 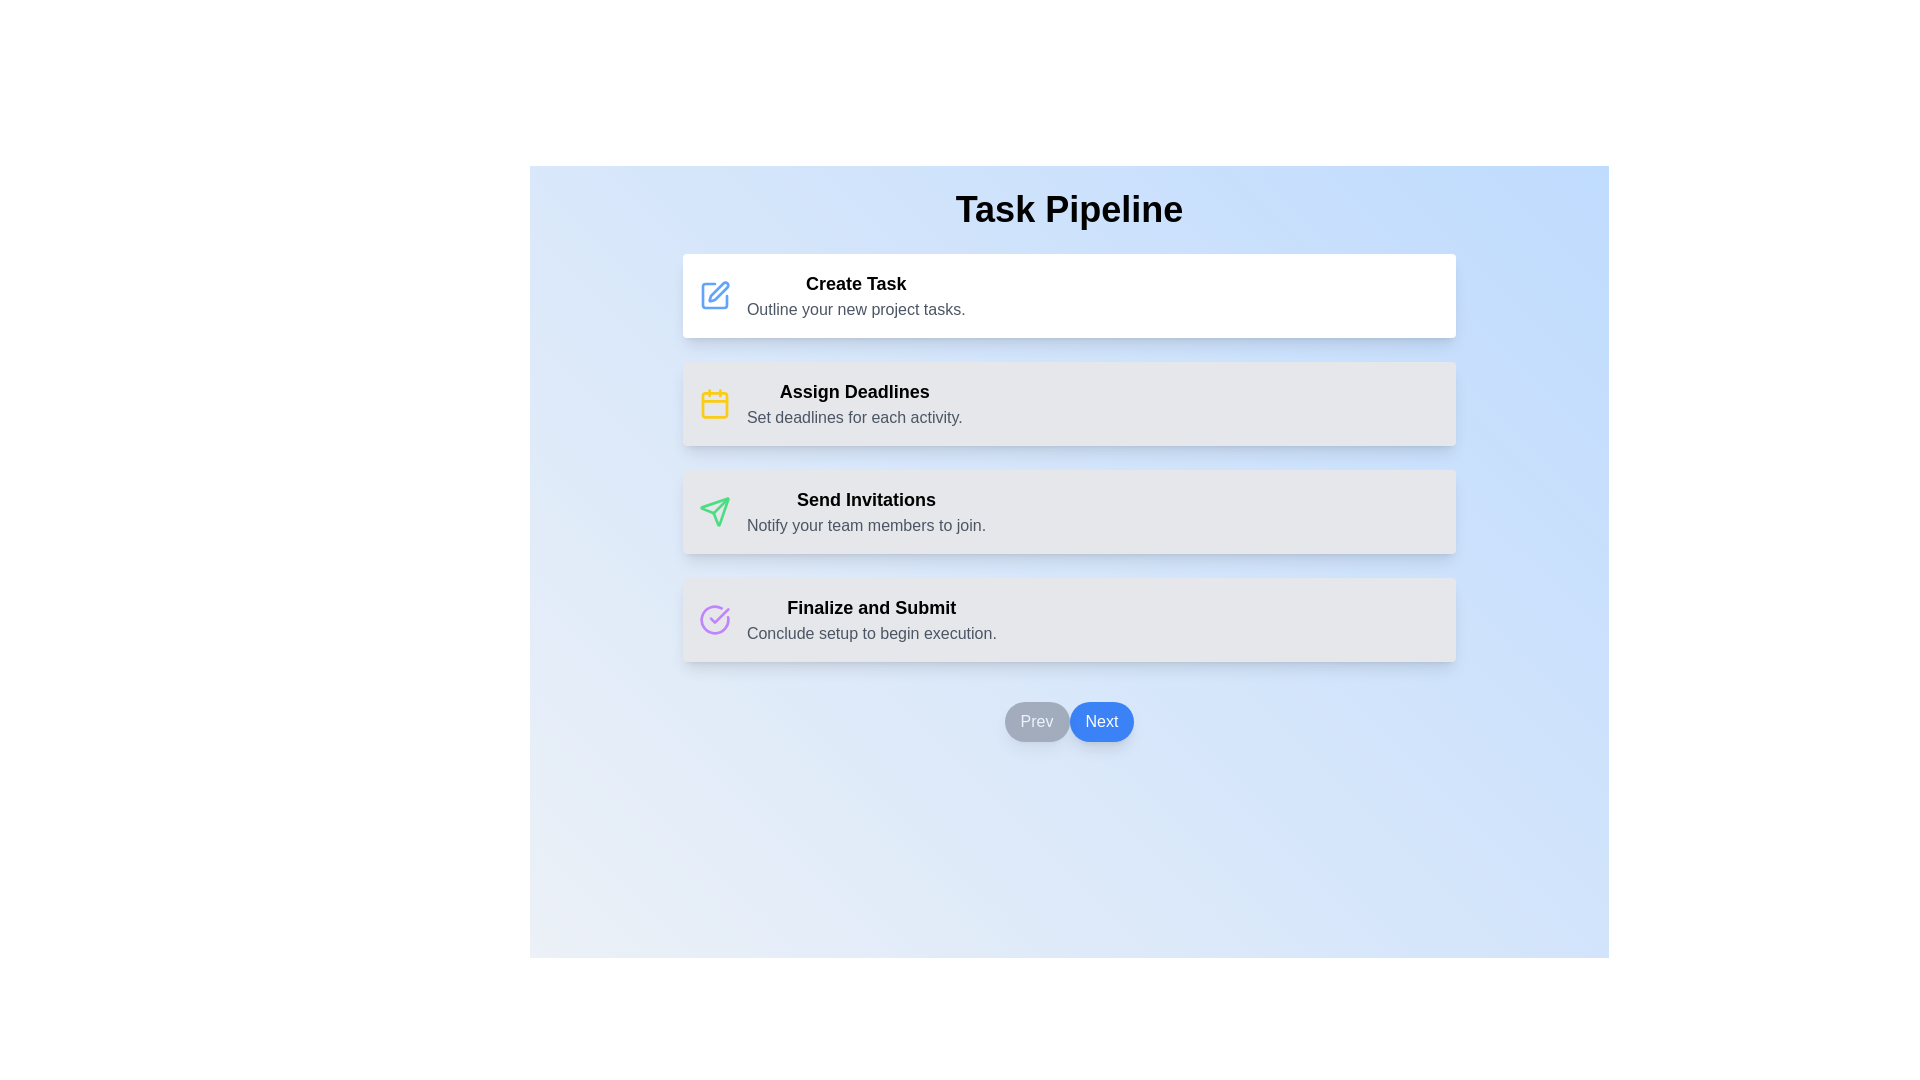 I want to click on the bold, black text labeled 'Assign Deadlines' that is styled with a larger font size and positioned over a light gray rectangular background, so click(x=854, y=392).